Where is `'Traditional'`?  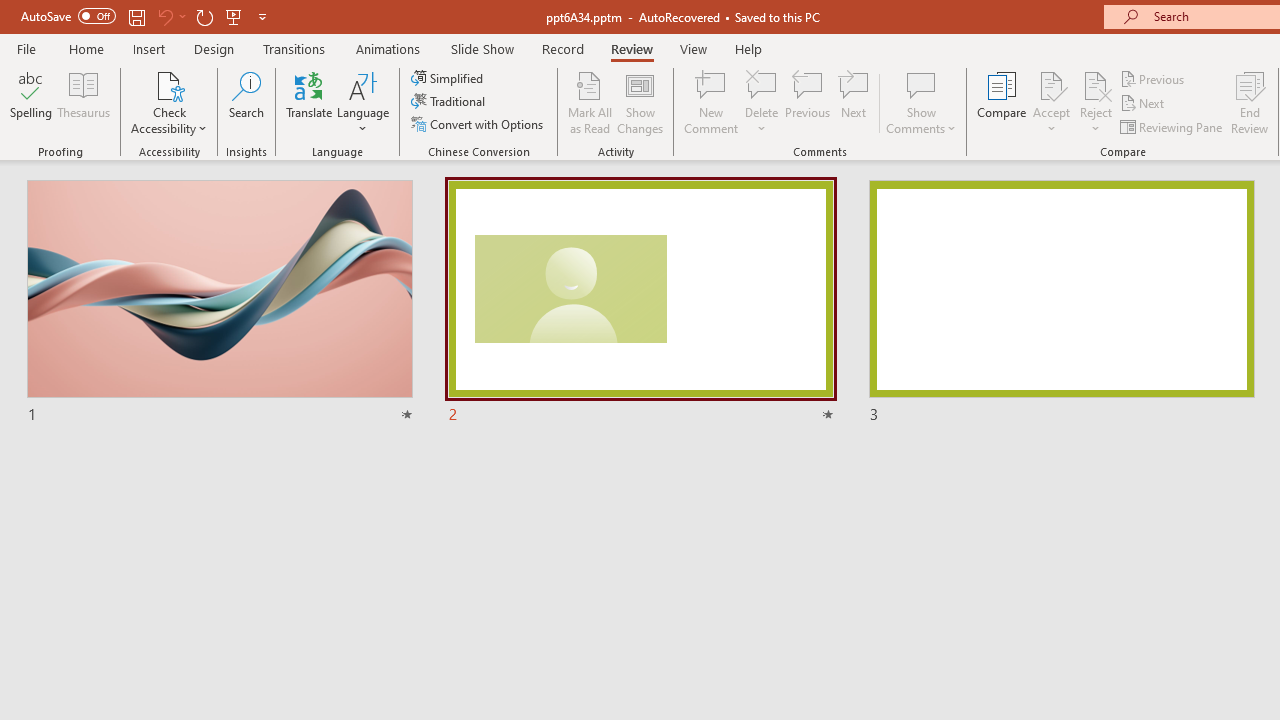
'Traditional' is located at coordinates (448, 101).